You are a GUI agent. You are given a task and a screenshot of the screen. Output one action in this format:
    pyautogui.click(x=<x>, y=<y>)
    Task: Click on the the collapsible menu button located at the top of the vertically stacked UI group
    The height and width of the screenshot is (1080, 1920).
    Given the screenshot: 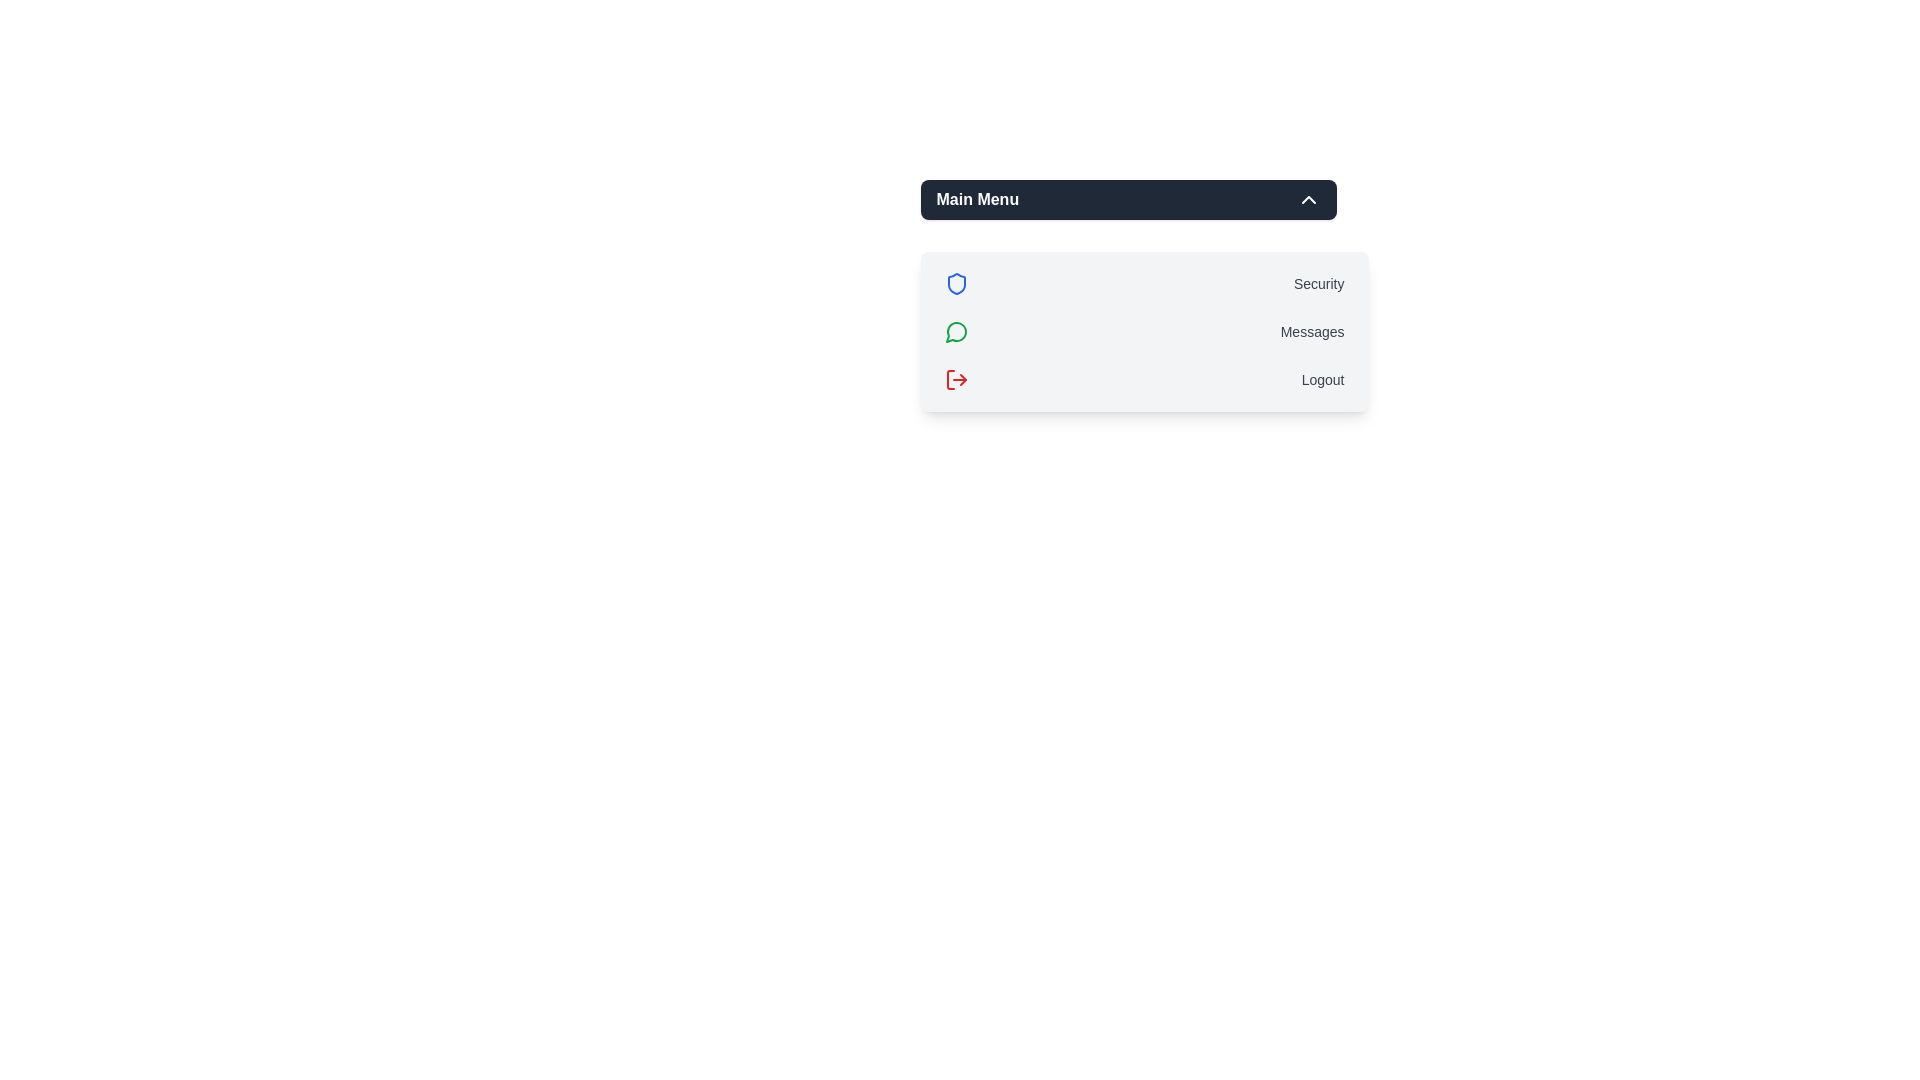 What is the action you would take?
    pyautogui.click(x=1128, y=200)
    